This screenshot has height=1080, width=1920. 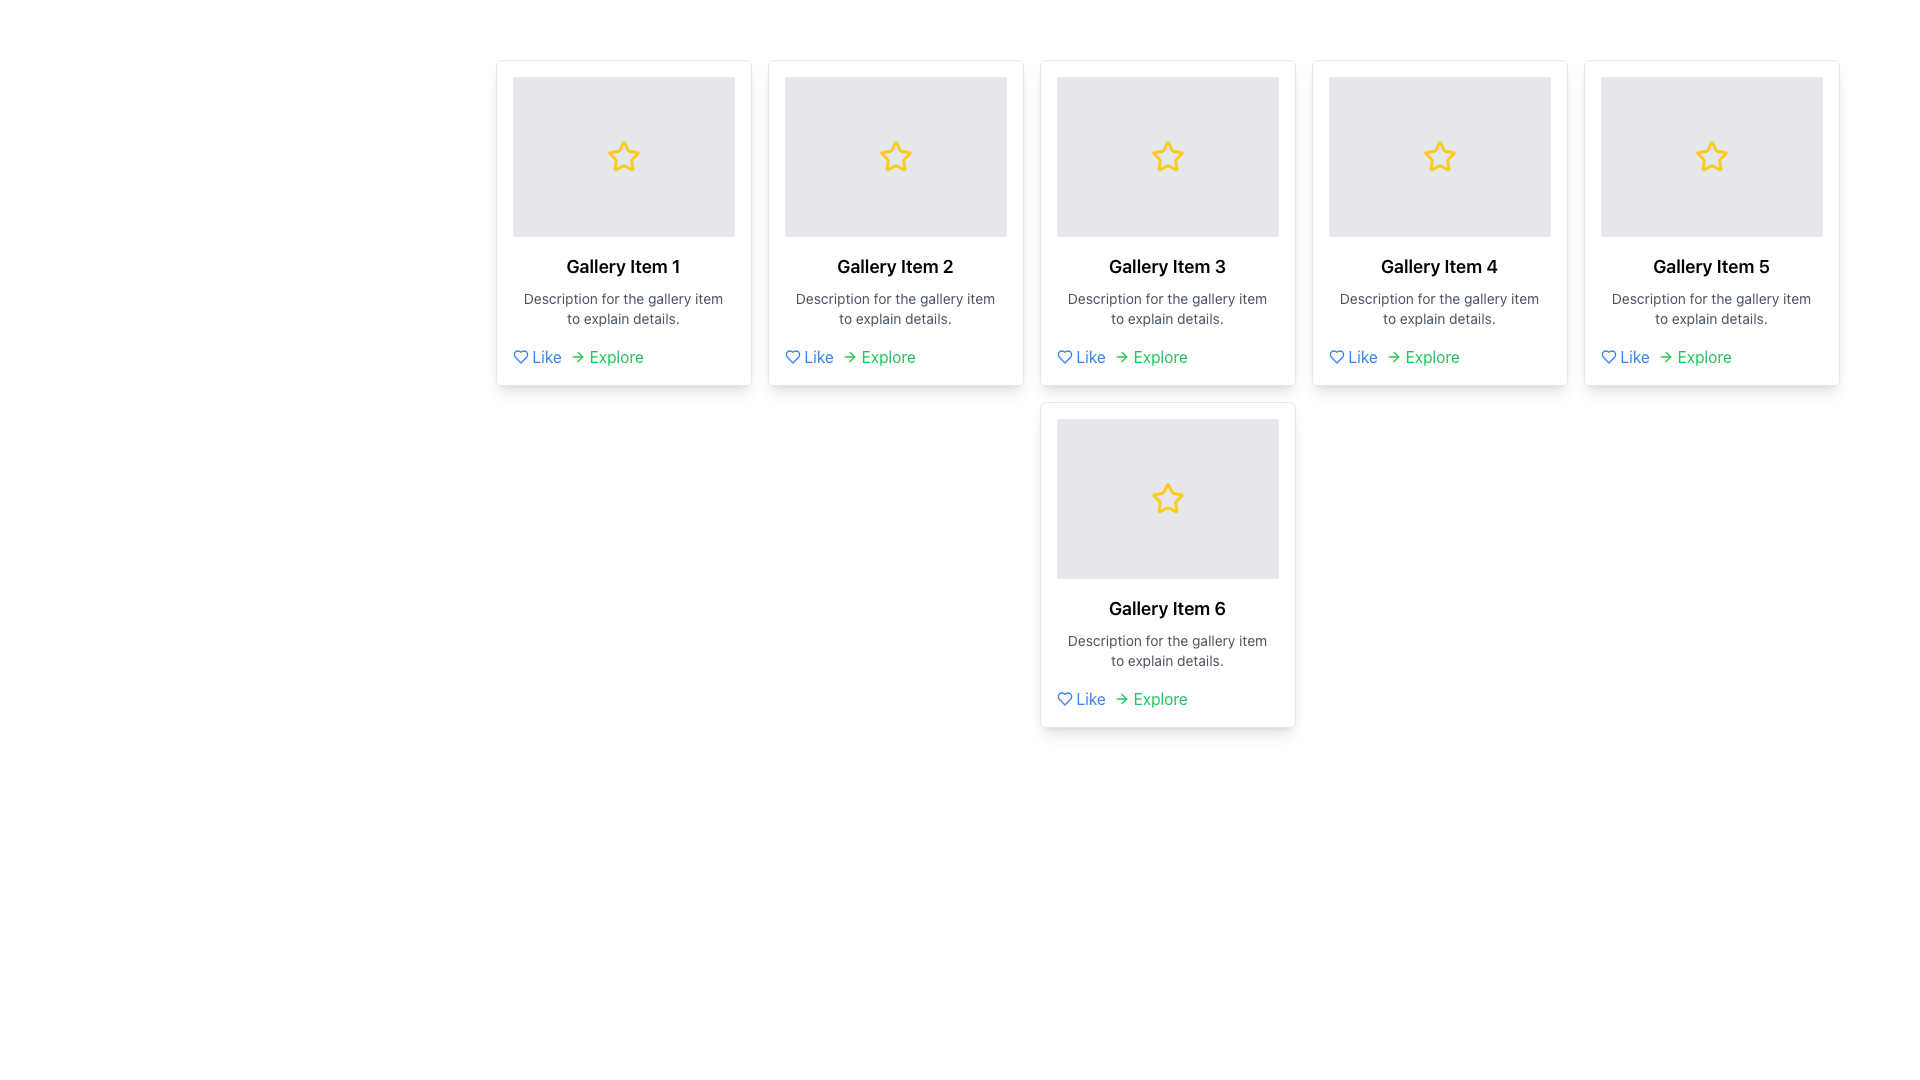 What do you see at coordinates (1121, 697) in the screenshot?
I see `the right-pointing arrow icon located within the 'Explore' button beneath the Gallery Item 6 section for visual feedback` at bounding box center [1121, 697].